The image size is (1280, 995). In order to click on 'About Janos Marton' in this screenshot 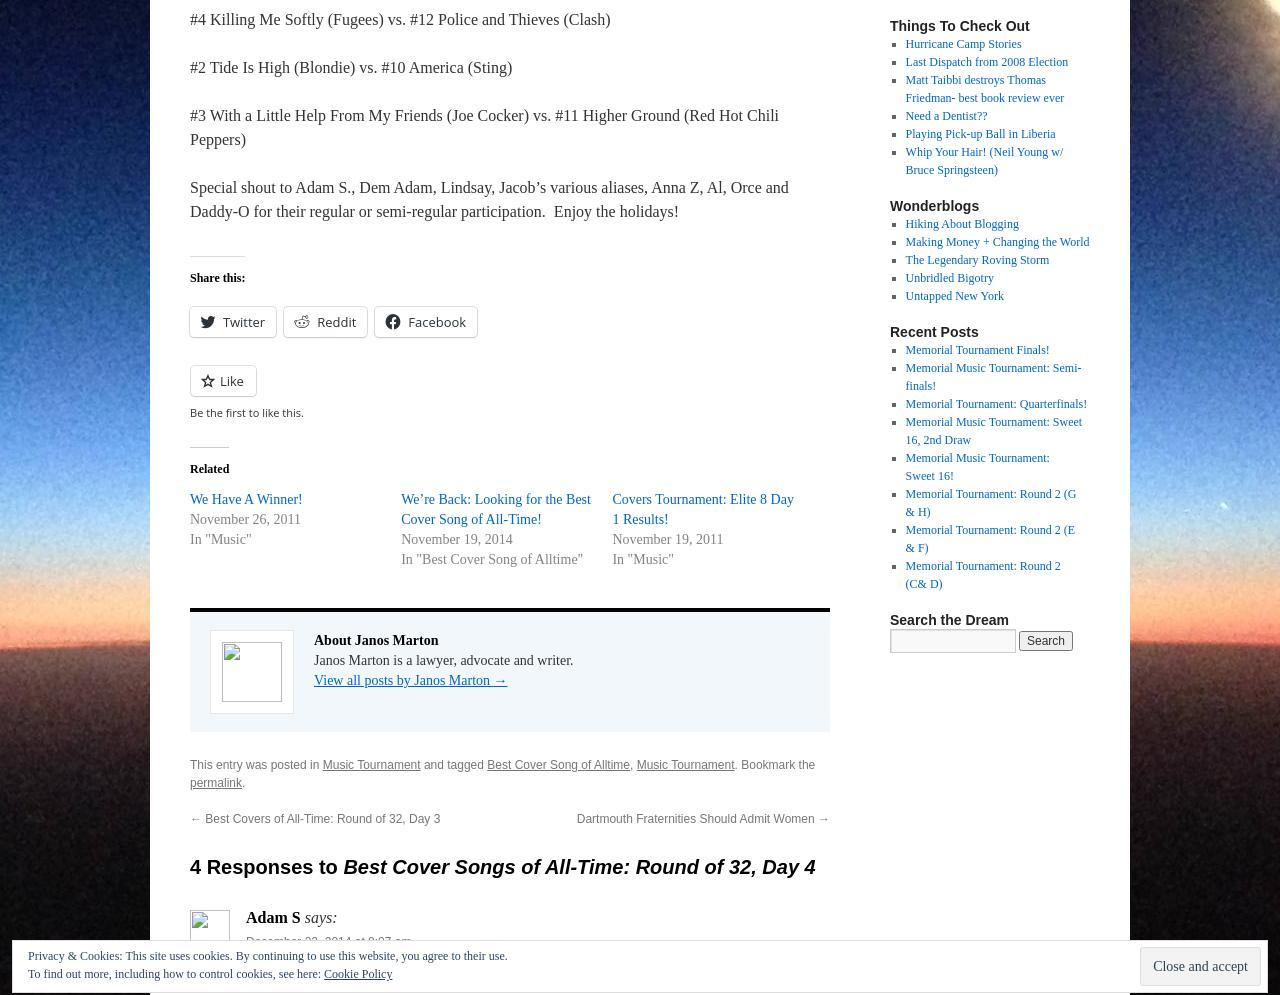, I will do `click(375, 640)`.